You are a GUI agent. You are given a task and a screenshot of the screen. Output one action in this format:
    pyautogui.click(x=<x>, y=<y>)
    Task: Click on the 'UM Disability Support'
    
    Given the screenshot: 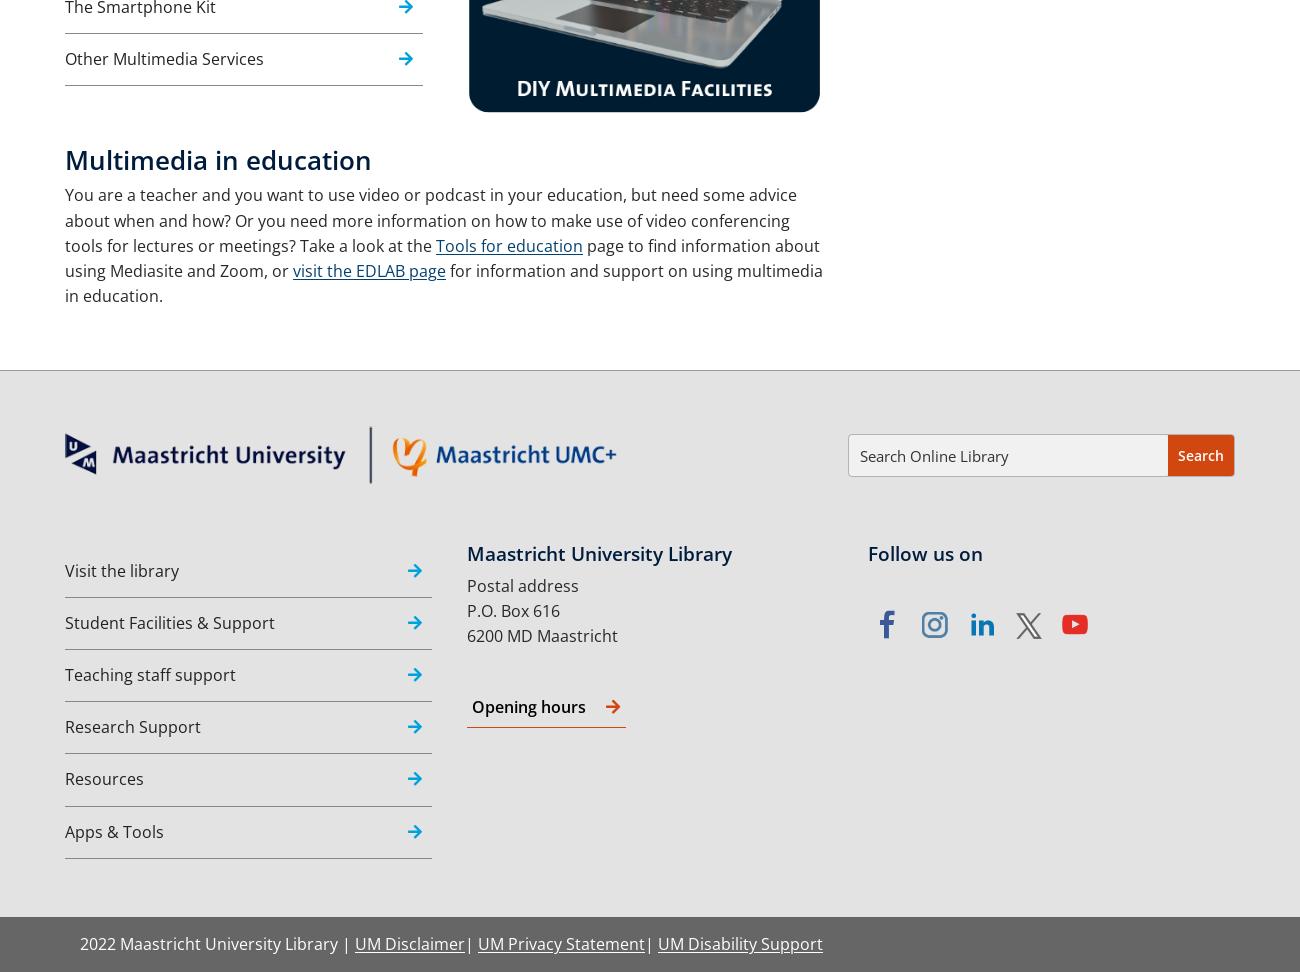 What is the action you would take?
    pyautogui.click(x=740, y=942)
    